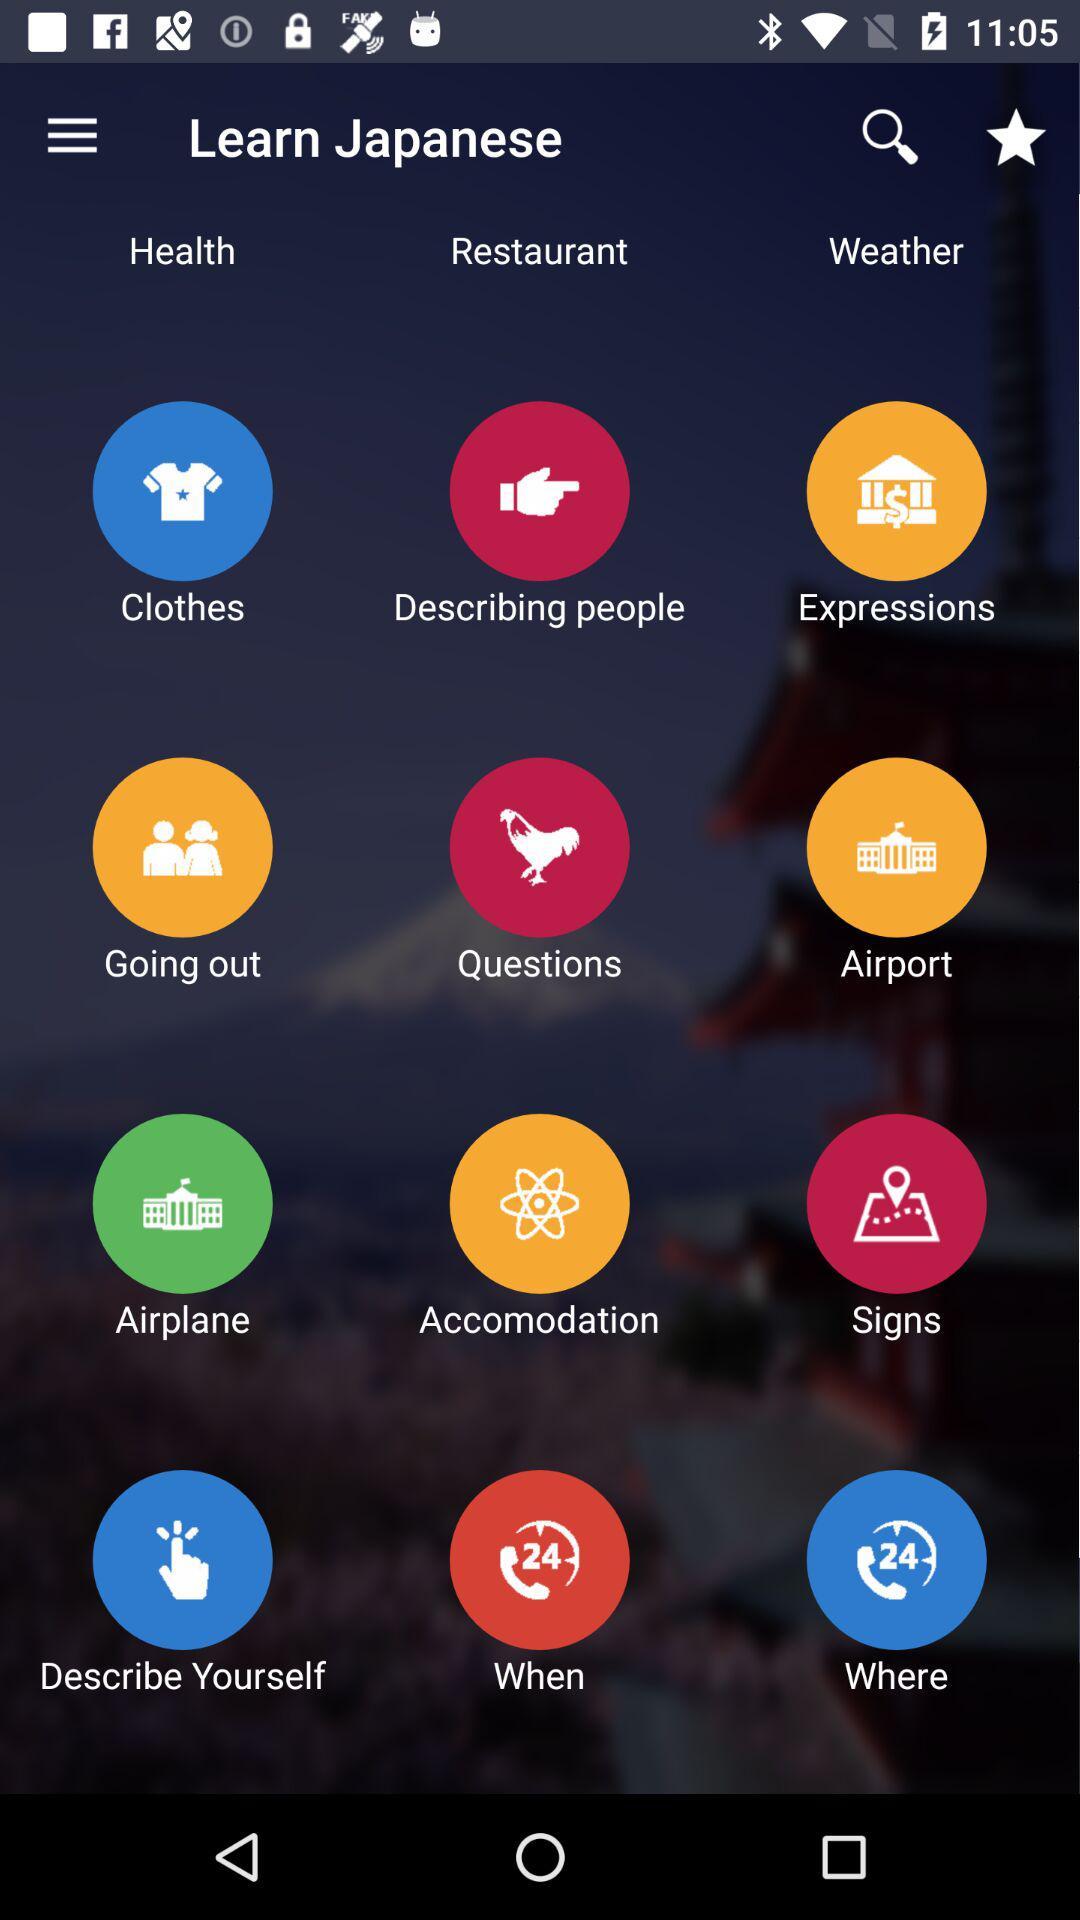  I want to click on image above clothes, so click(184, 490).